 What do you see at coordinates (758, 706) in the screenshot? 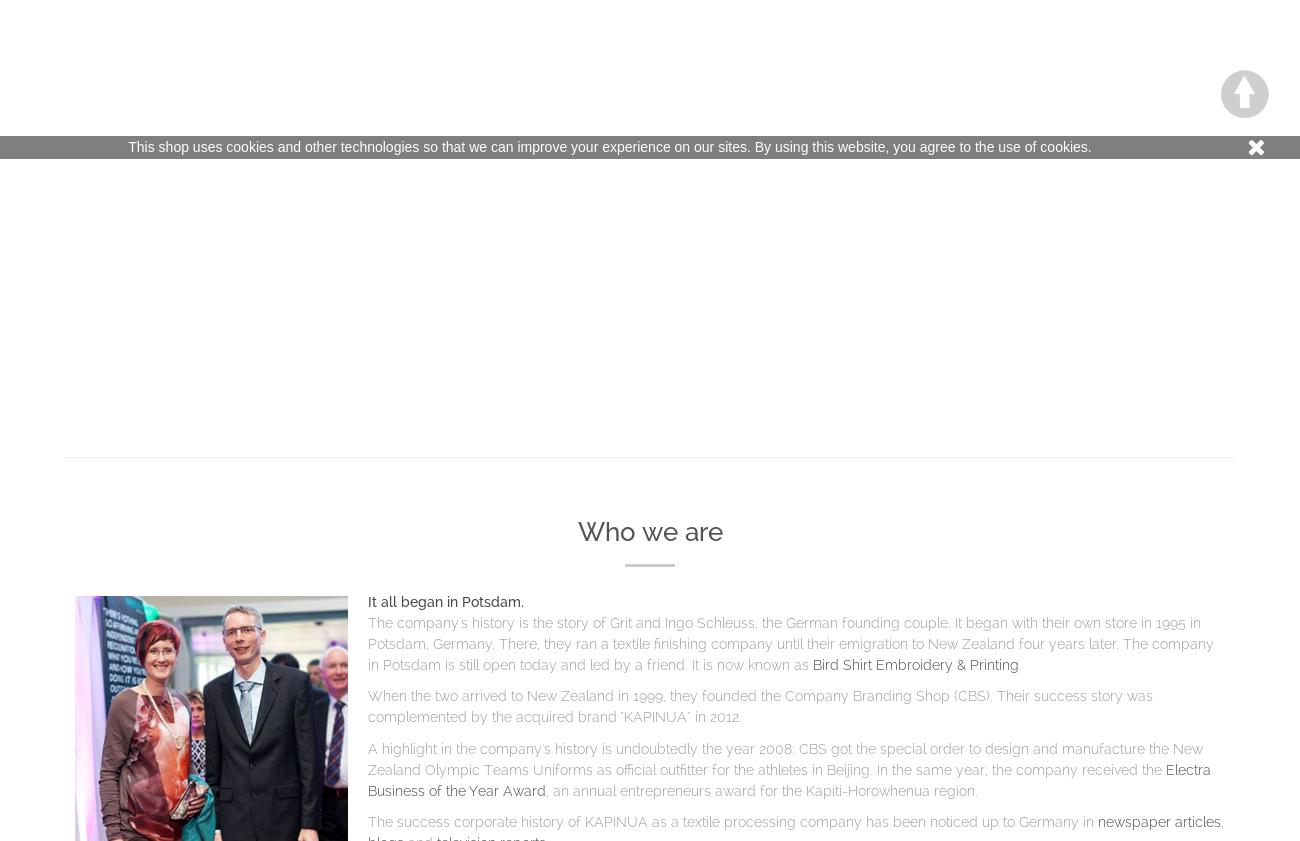
I see `'When the two arrived to New Zealand in 1999, they founded the Company Branding Shop (CBS). Their success story was complemented by the acquired brand "KAPINUA"'` at bounding box center [758, 706].